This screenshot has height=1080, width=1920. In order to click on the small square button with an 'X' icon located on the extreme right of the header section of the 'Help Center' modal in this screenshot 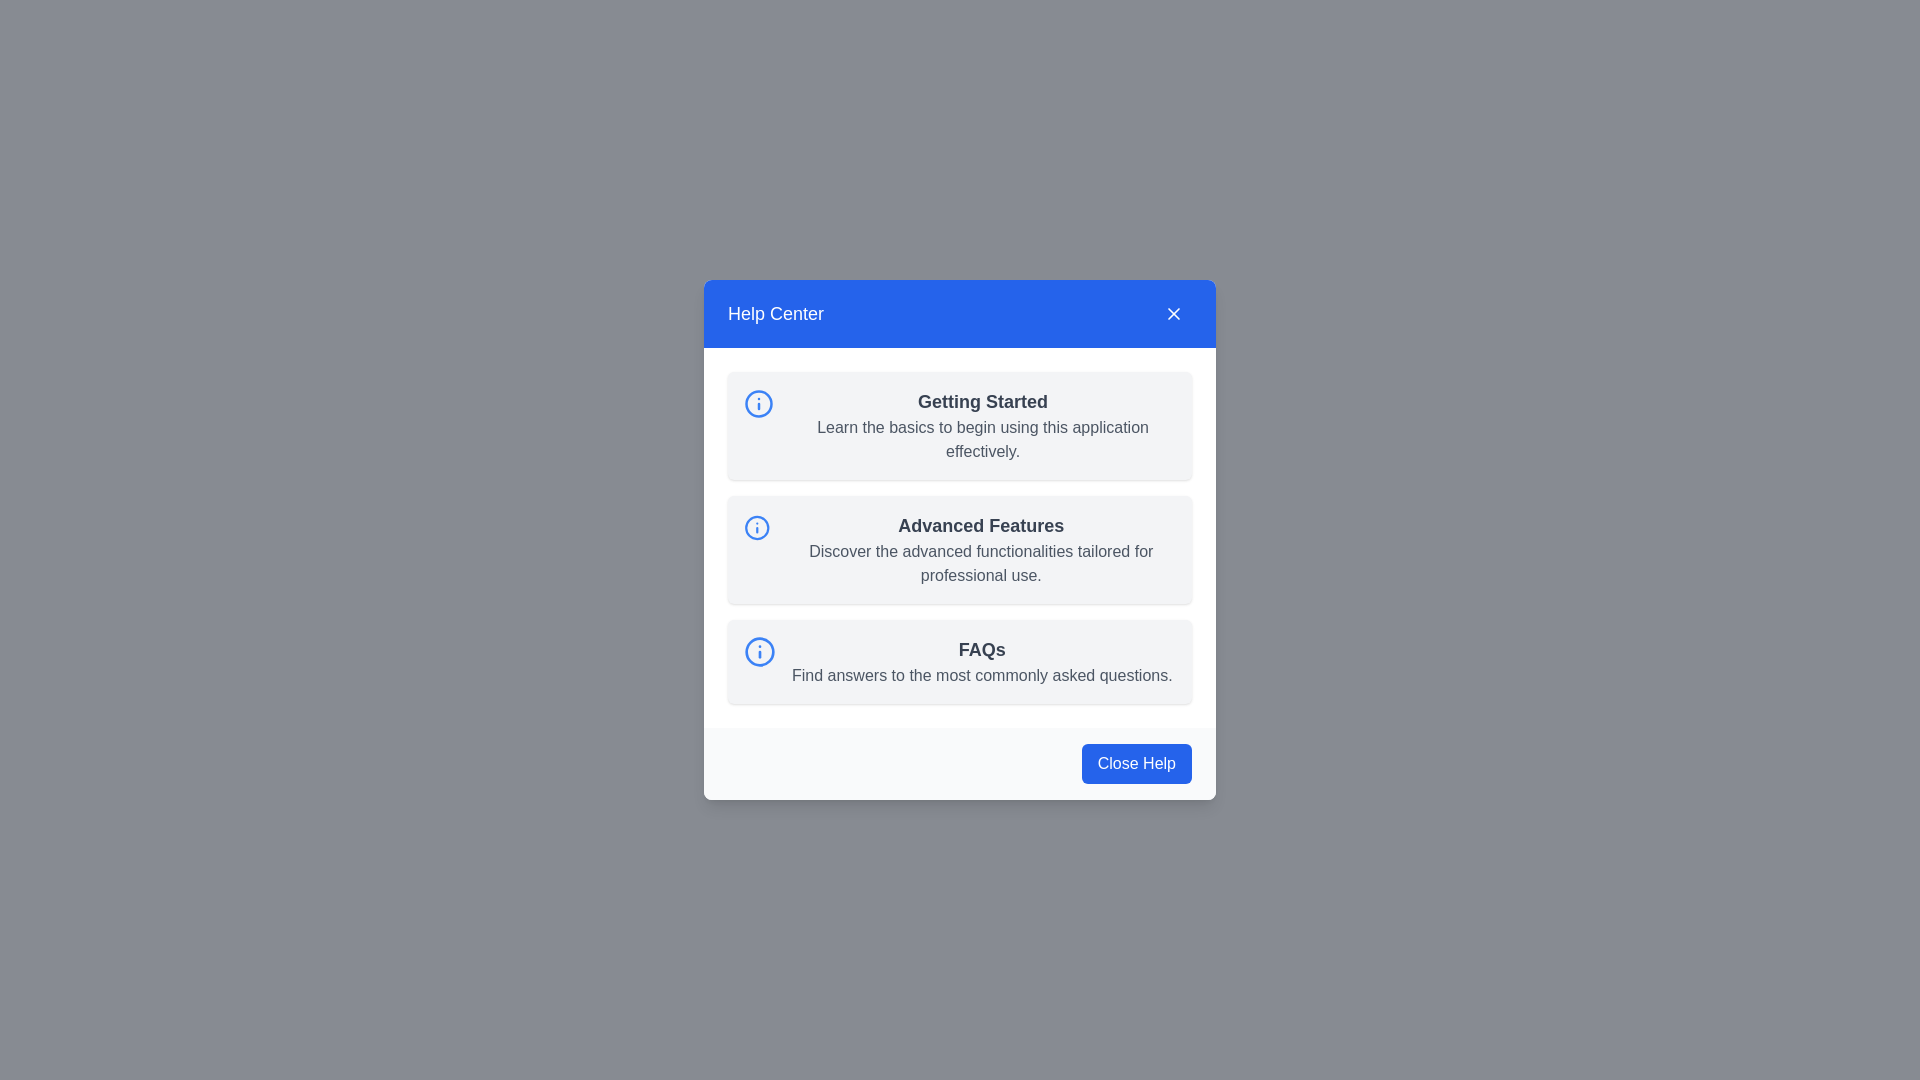, I will do `click(1174, 313)`.